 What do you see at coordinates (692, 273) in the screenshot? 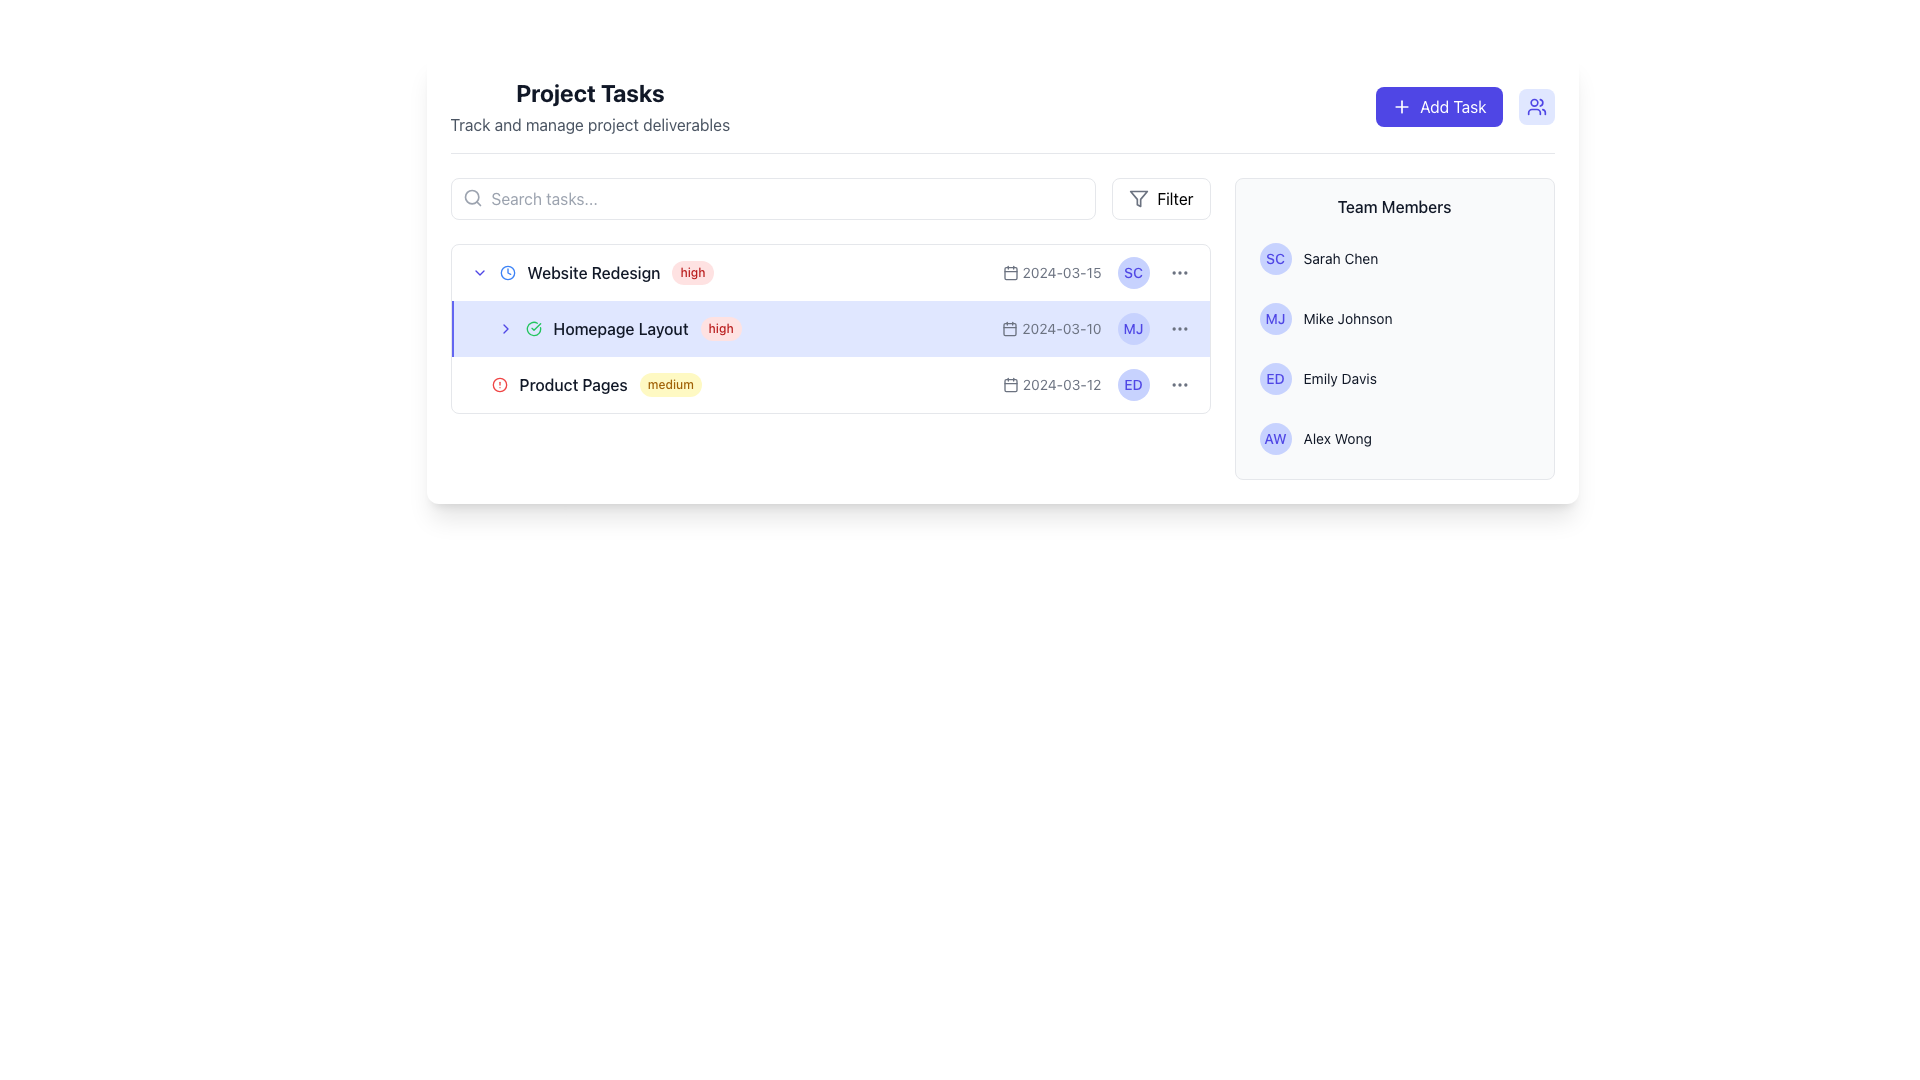
I see `the 'high' priority badge located to the right of the 'Website Redesign' task title in the task list` at bounding box center [692, 273].